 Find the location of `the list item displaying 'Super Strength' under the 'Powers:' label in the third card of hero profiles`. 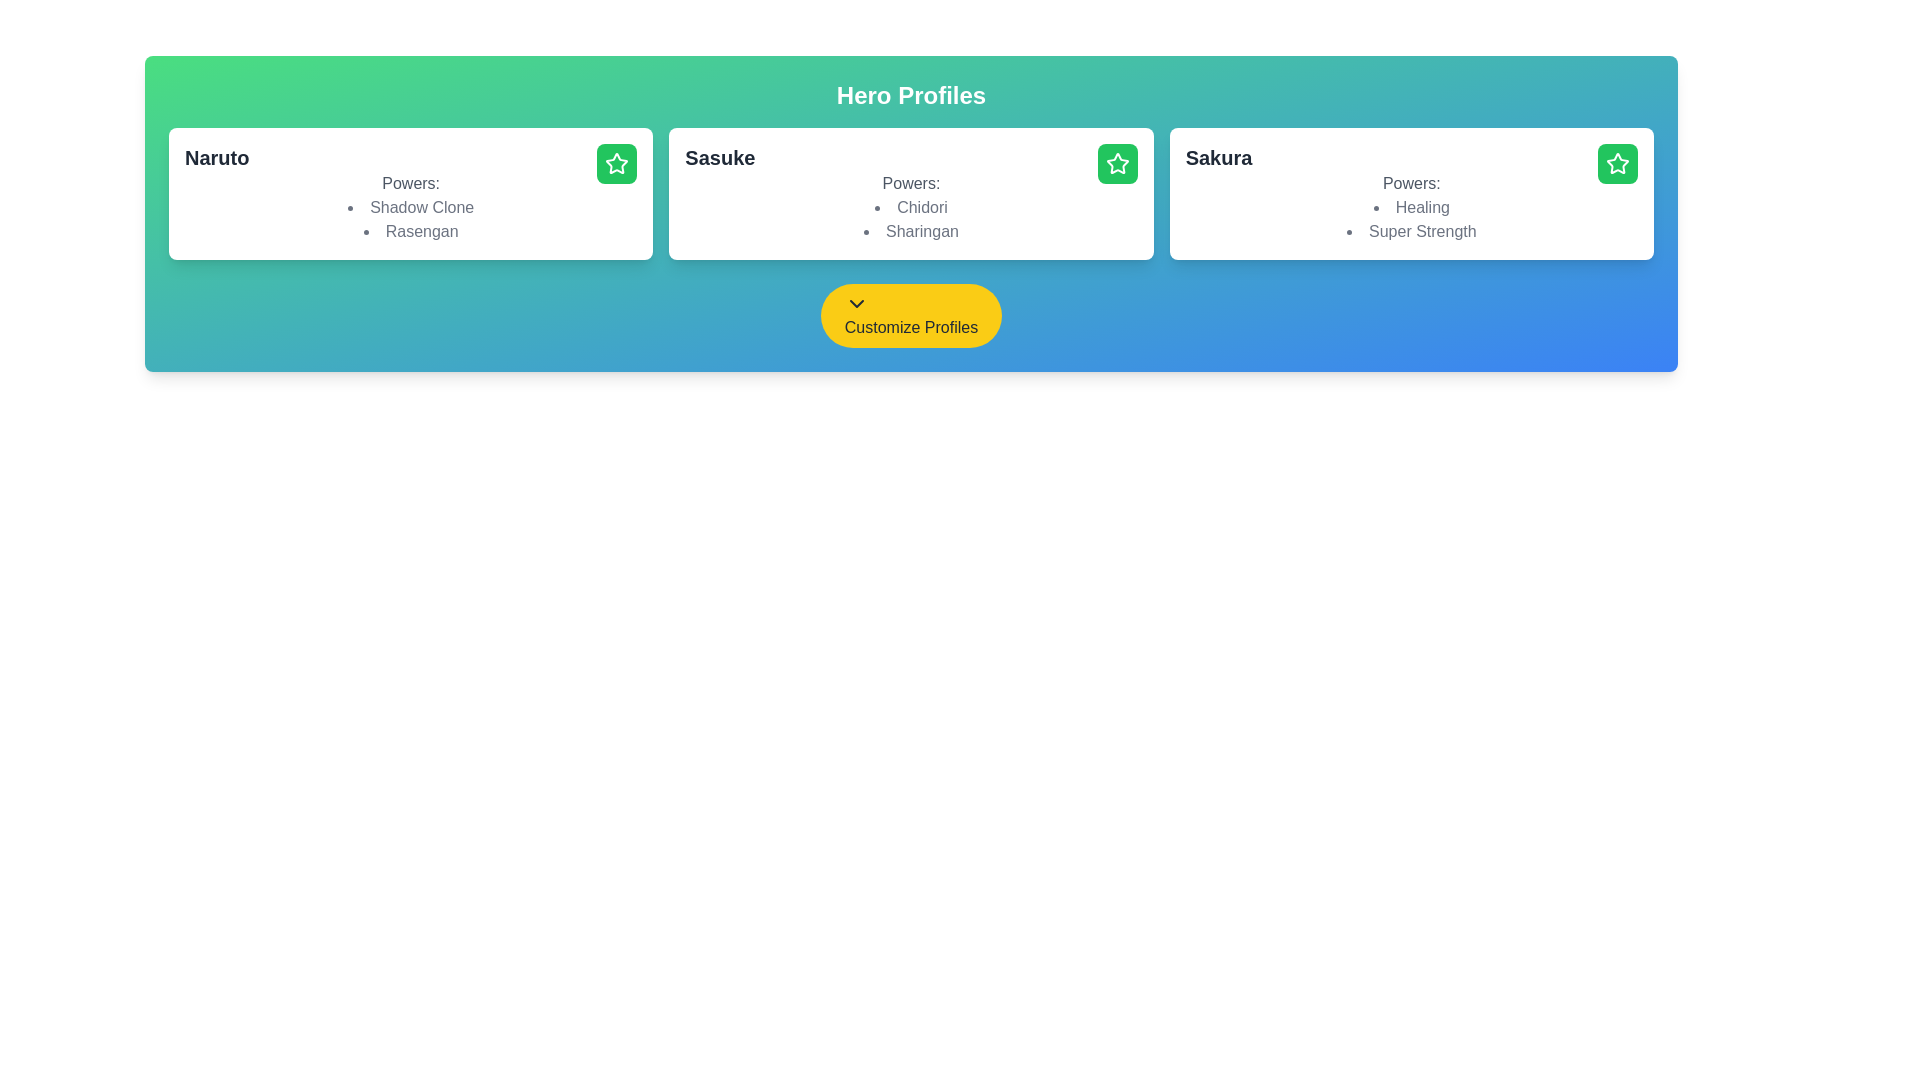

the list item displaying 'Super Strength' under the 'Powers:' label in the third card of hero profiles is located at coordinates (1410, 230).